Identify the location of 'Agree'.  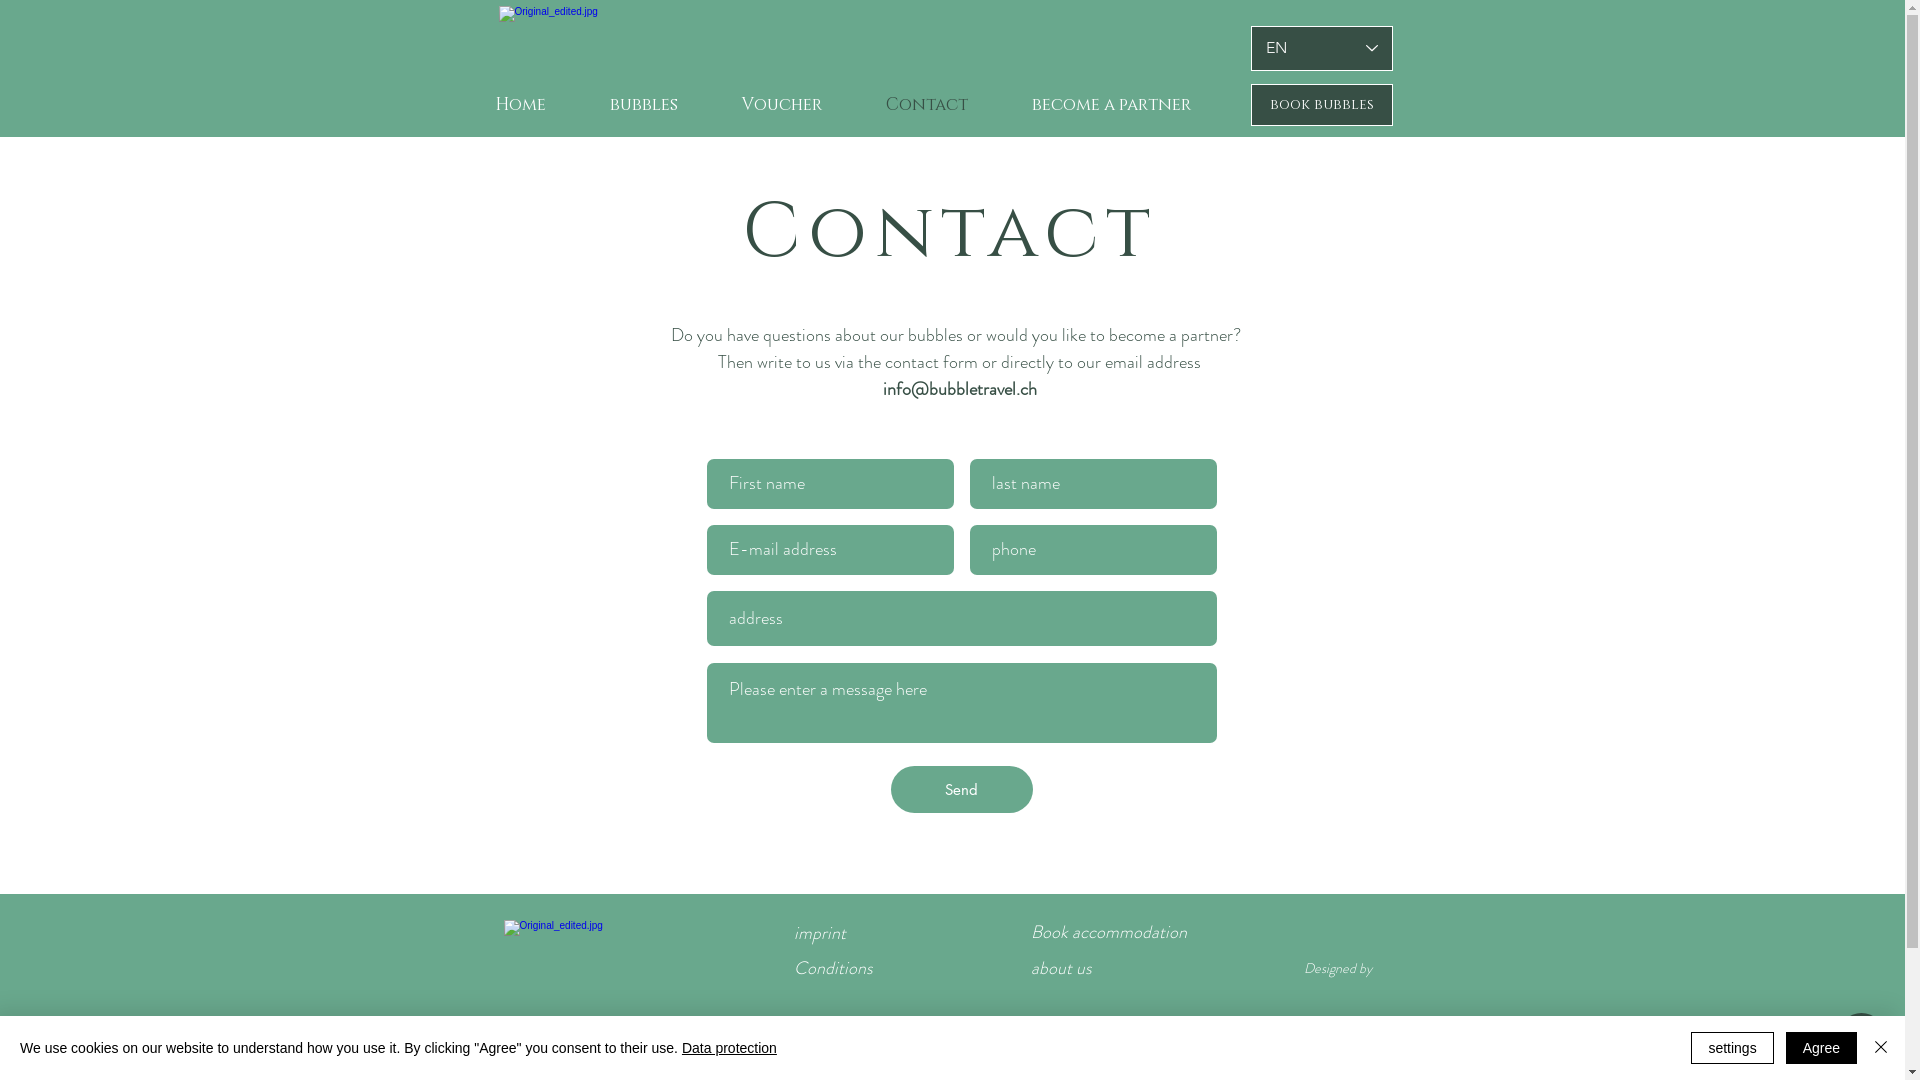
(1821, 1047).